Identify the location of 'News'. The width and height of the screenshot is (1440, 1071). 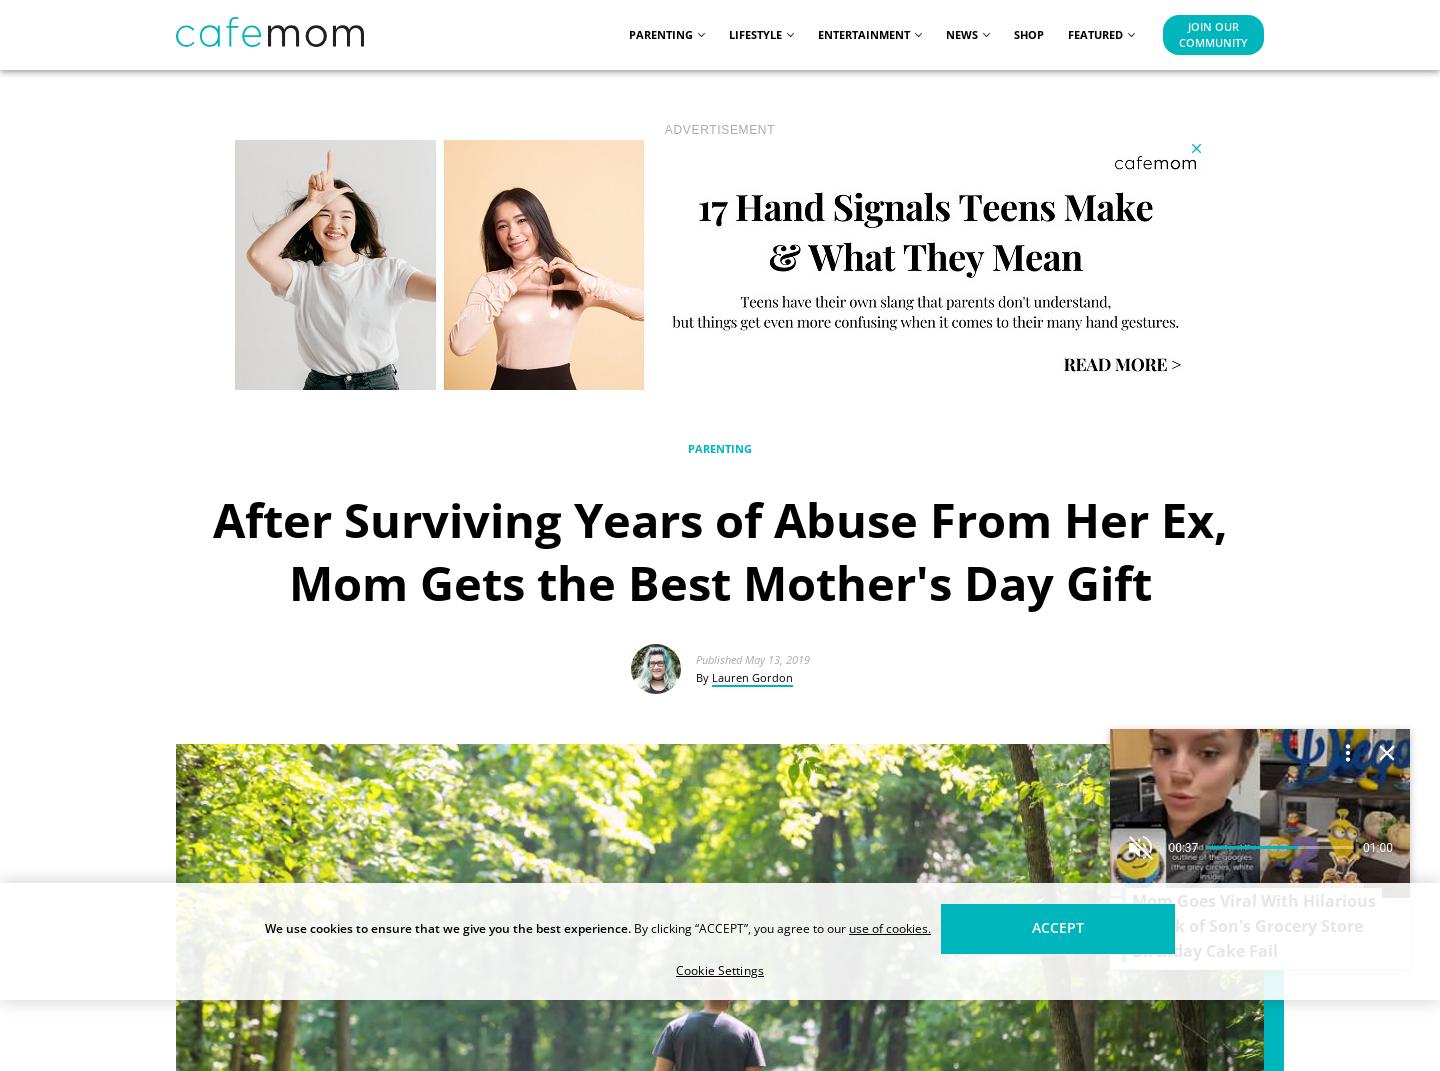
(961, 32).